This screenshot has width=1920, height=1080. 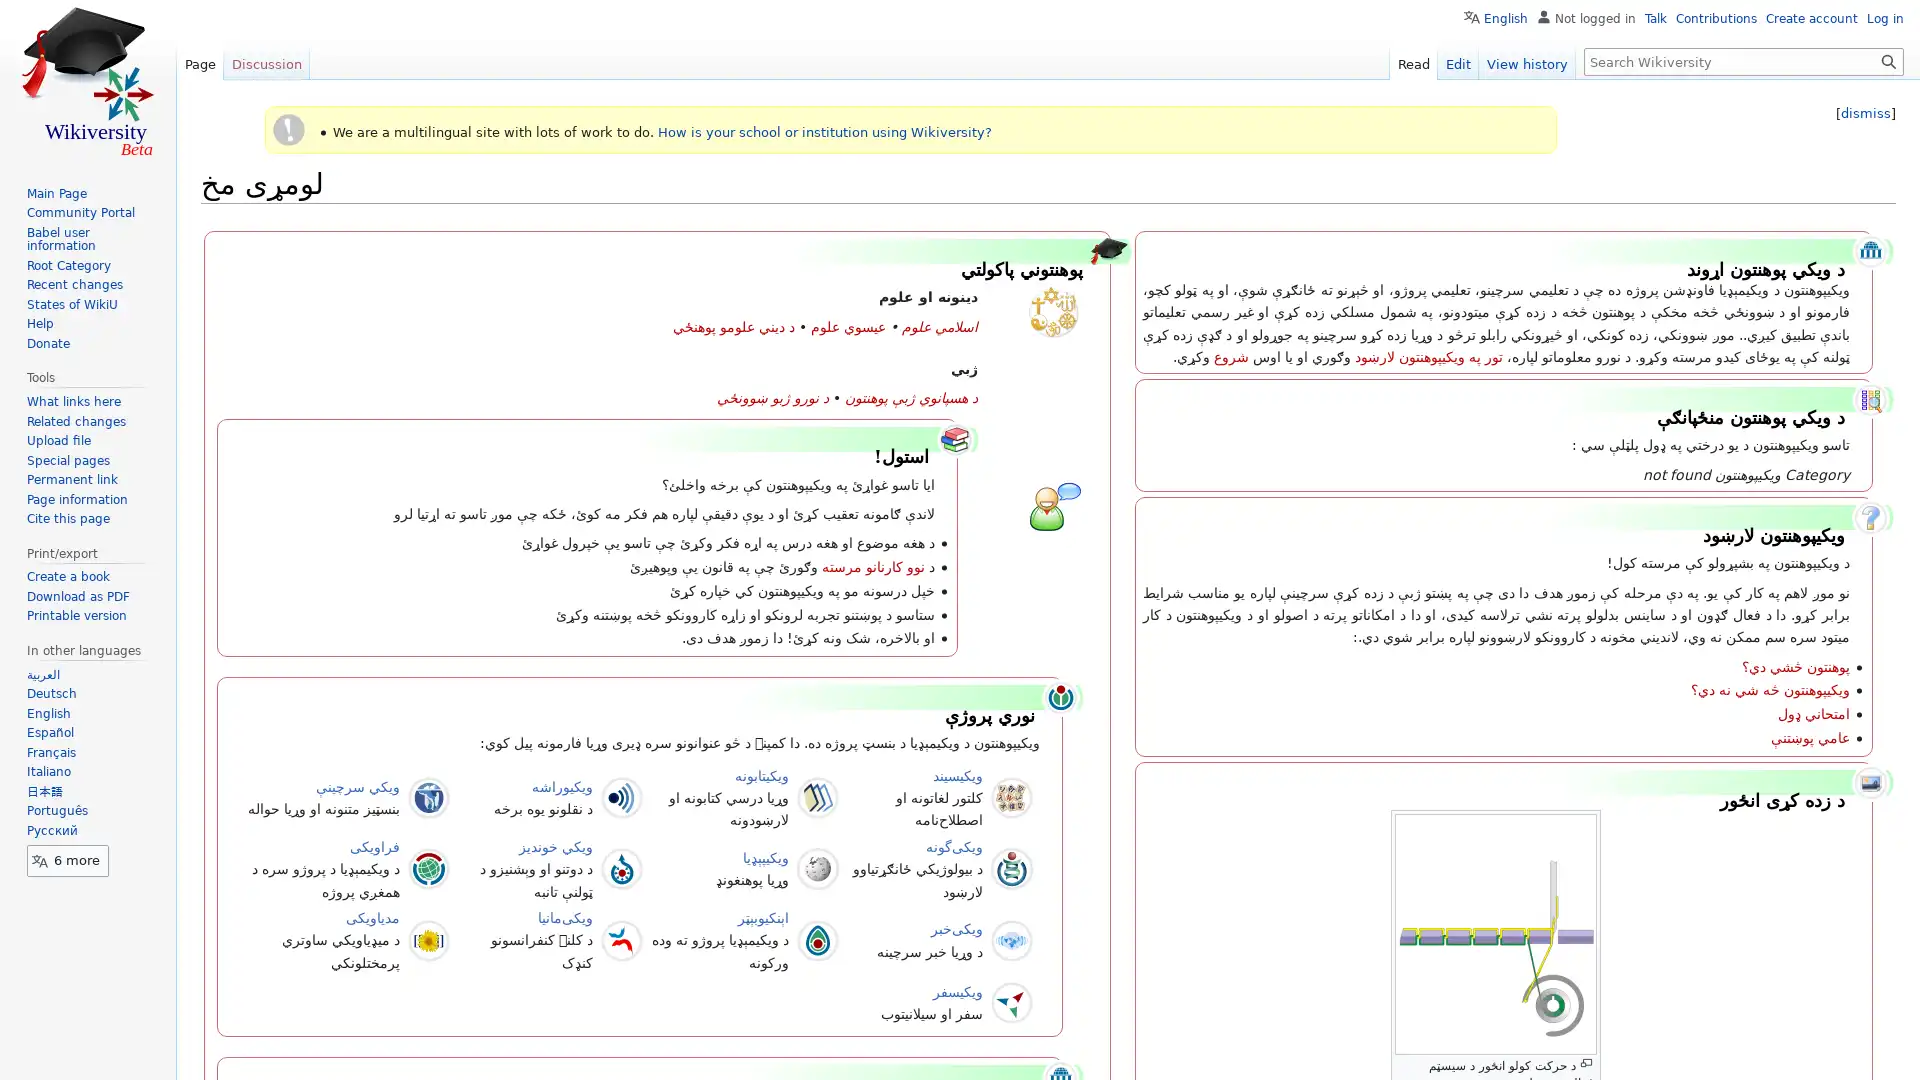 What do you see at coordinates (67, 859) in the screenshot?
I see `6 more` at bounding box center [67, 859].